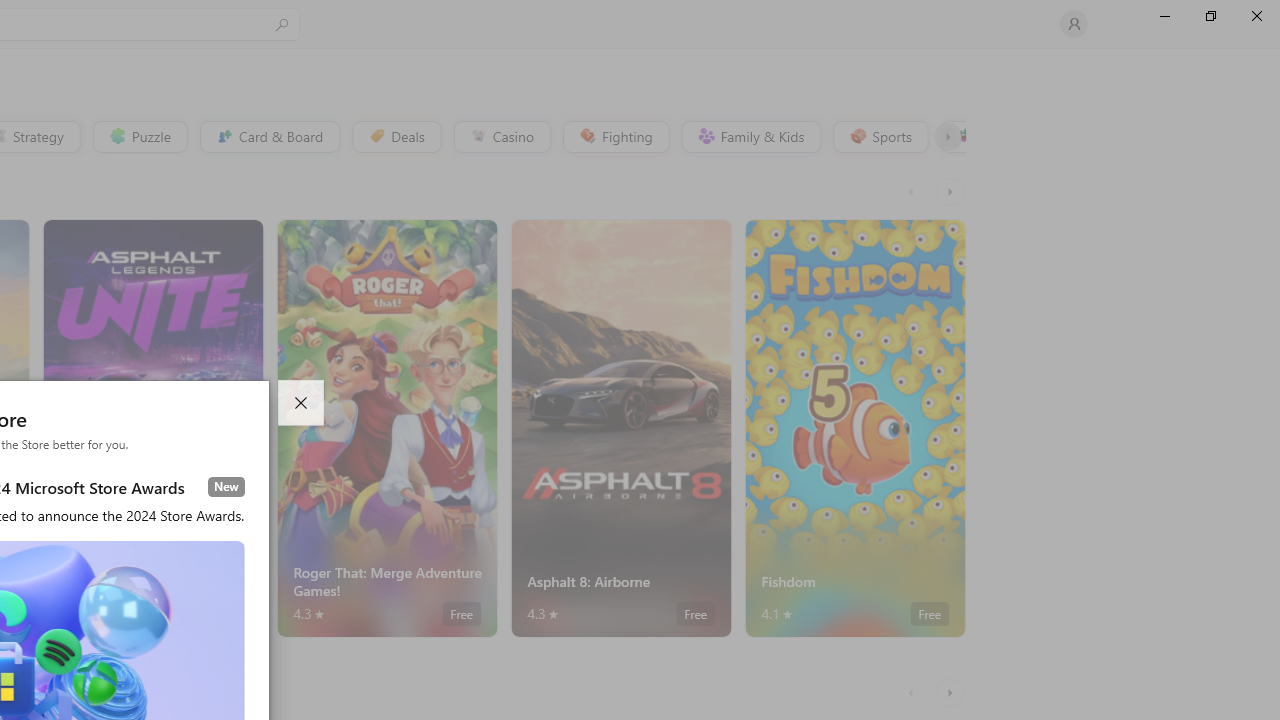 Image resolution: width=1280 pixels, height=720 pixels. I want to click on 'Casino', so click(501, 135).